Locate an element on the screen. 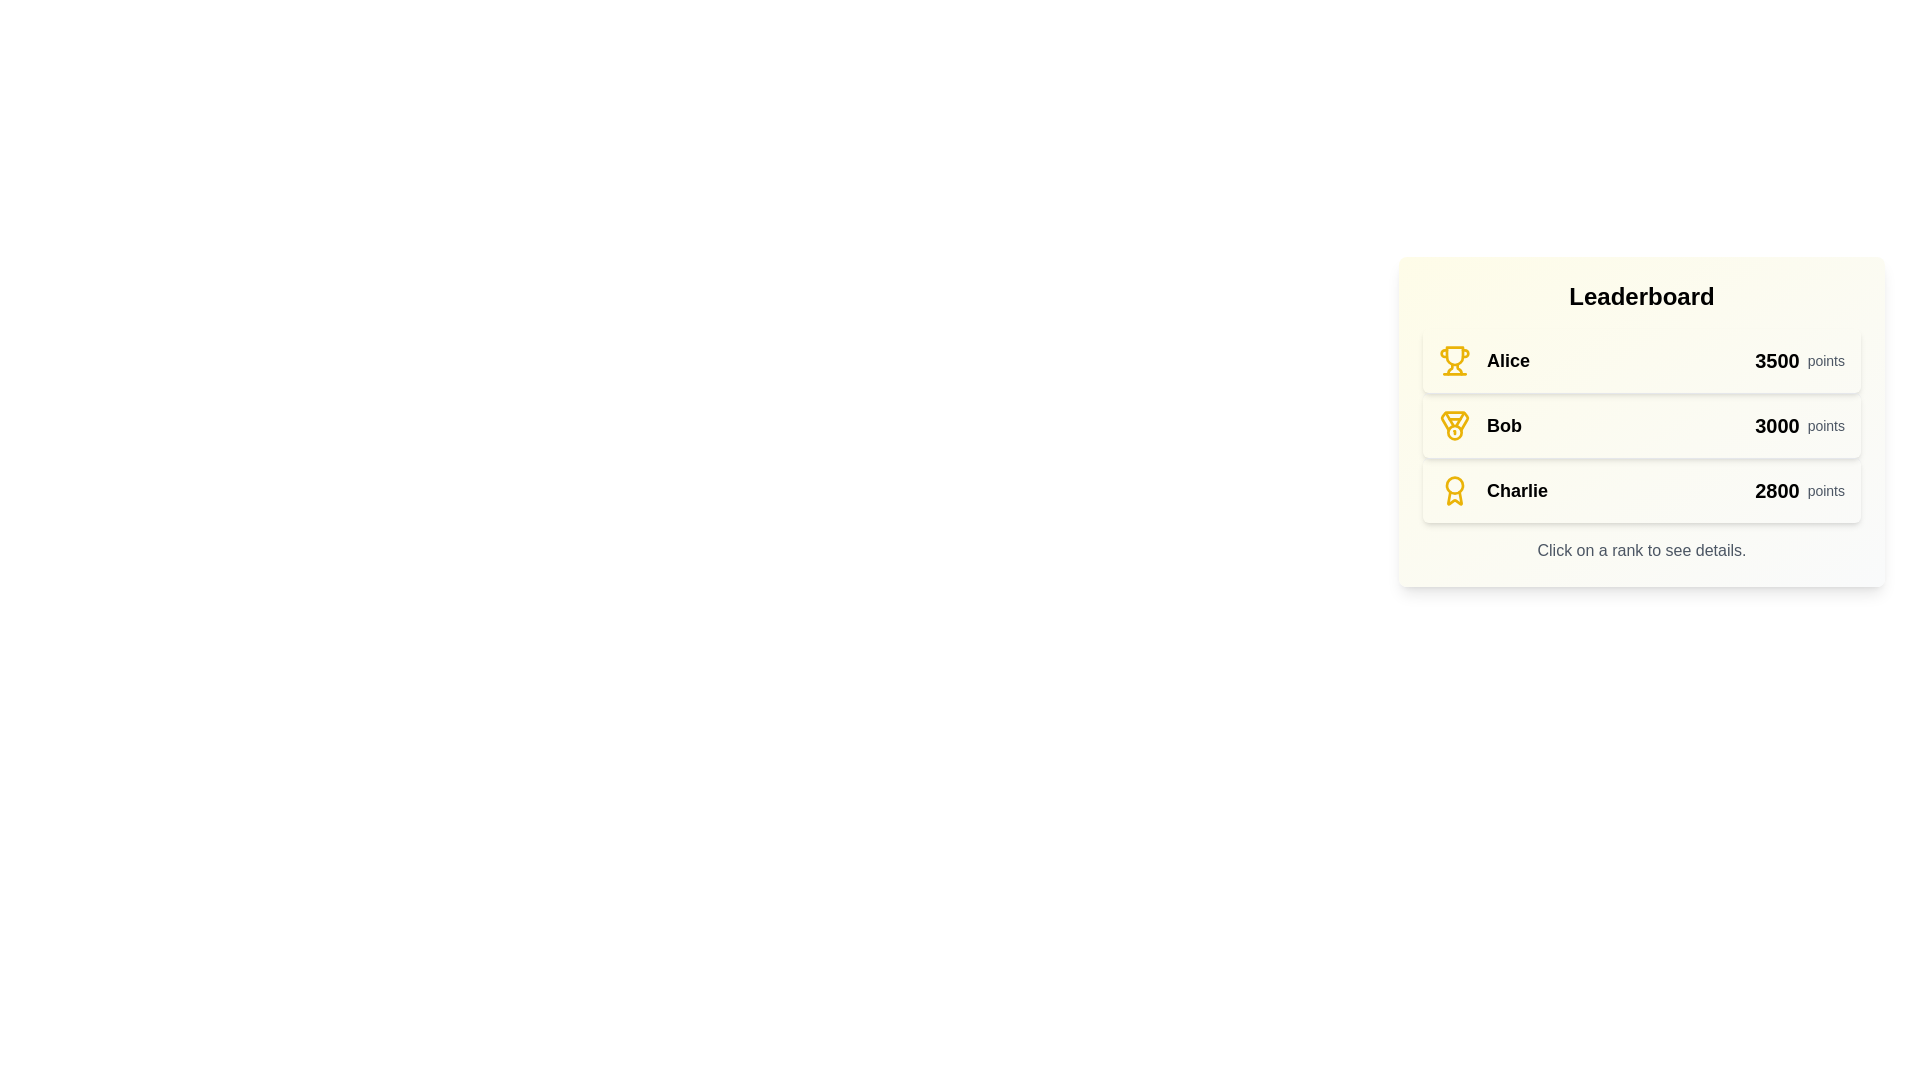 This screenshot has height=1080, width=1920. the icon representing rank Charlie is located at coordinates (1454, 490).